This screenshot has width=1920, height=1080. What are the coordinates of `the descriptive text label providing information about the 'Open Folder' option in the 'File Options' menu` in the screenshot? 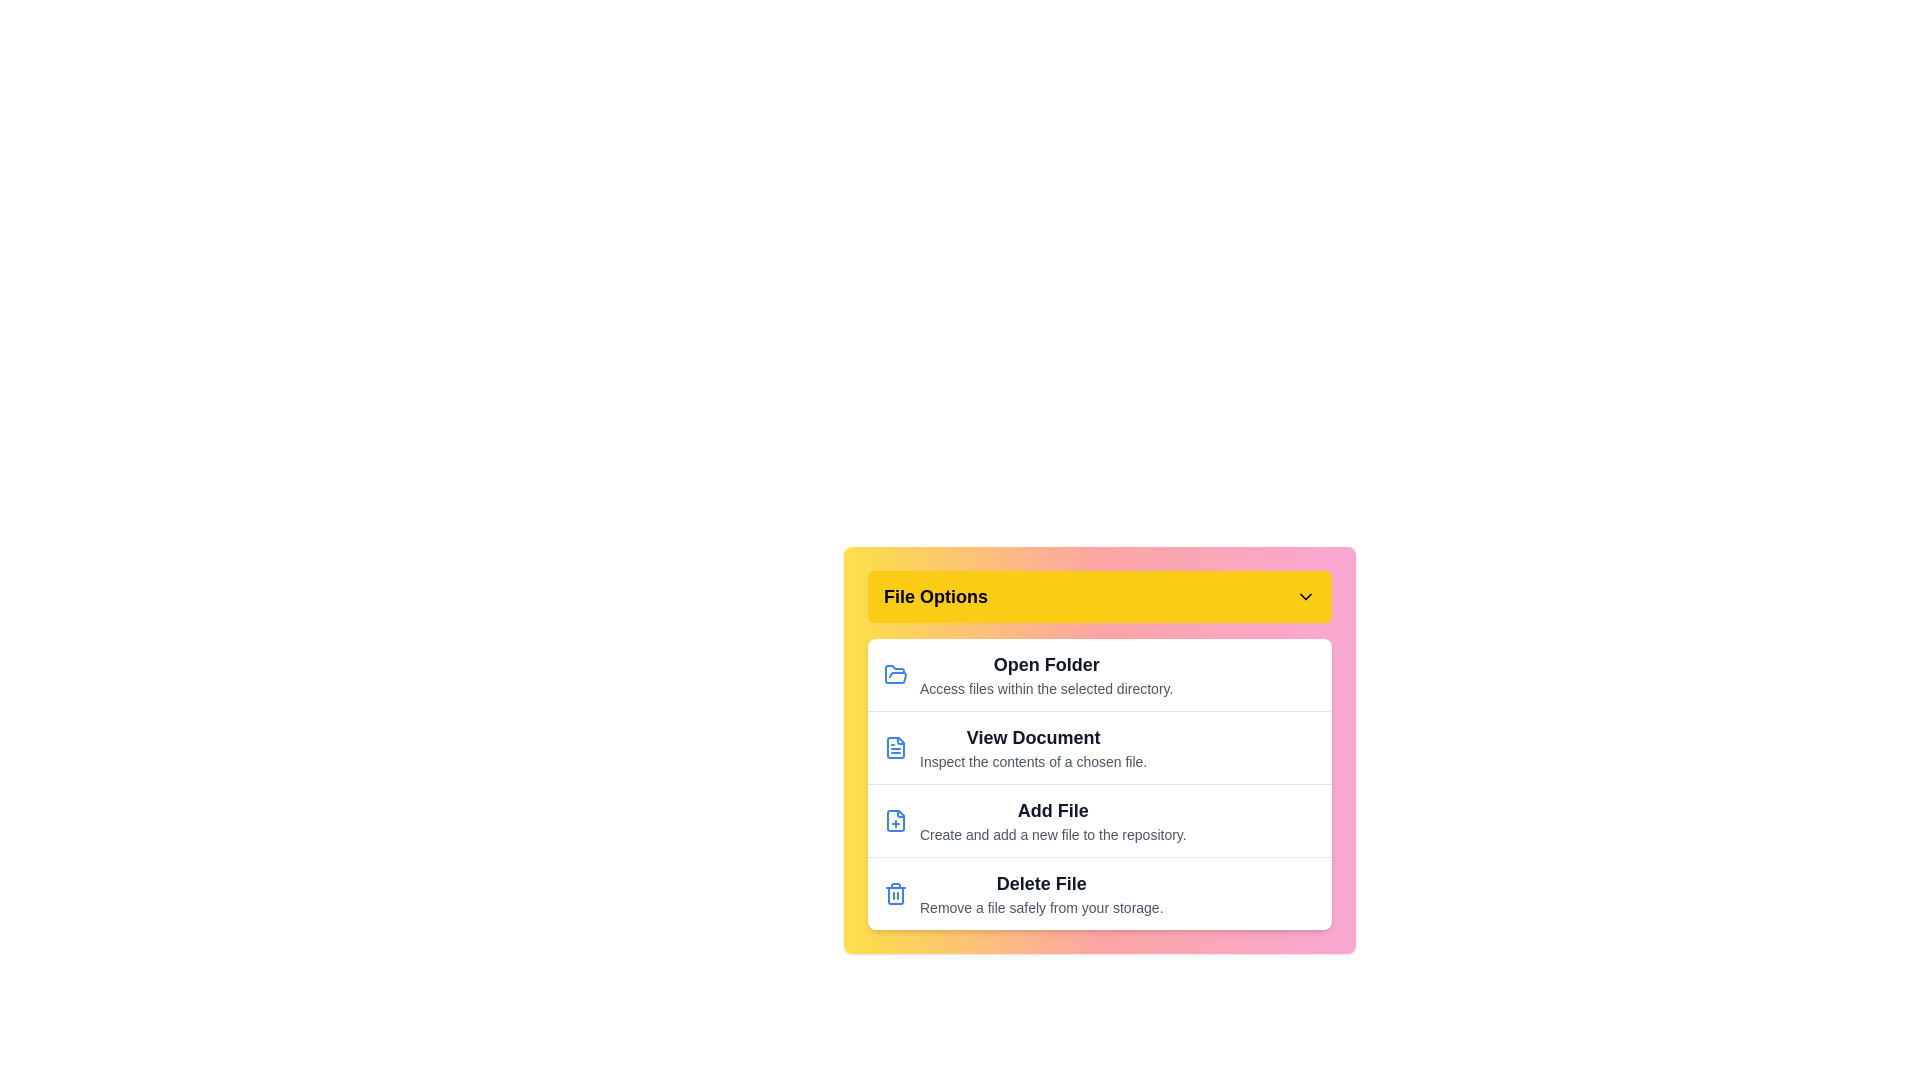 It's located at (1045, 688).